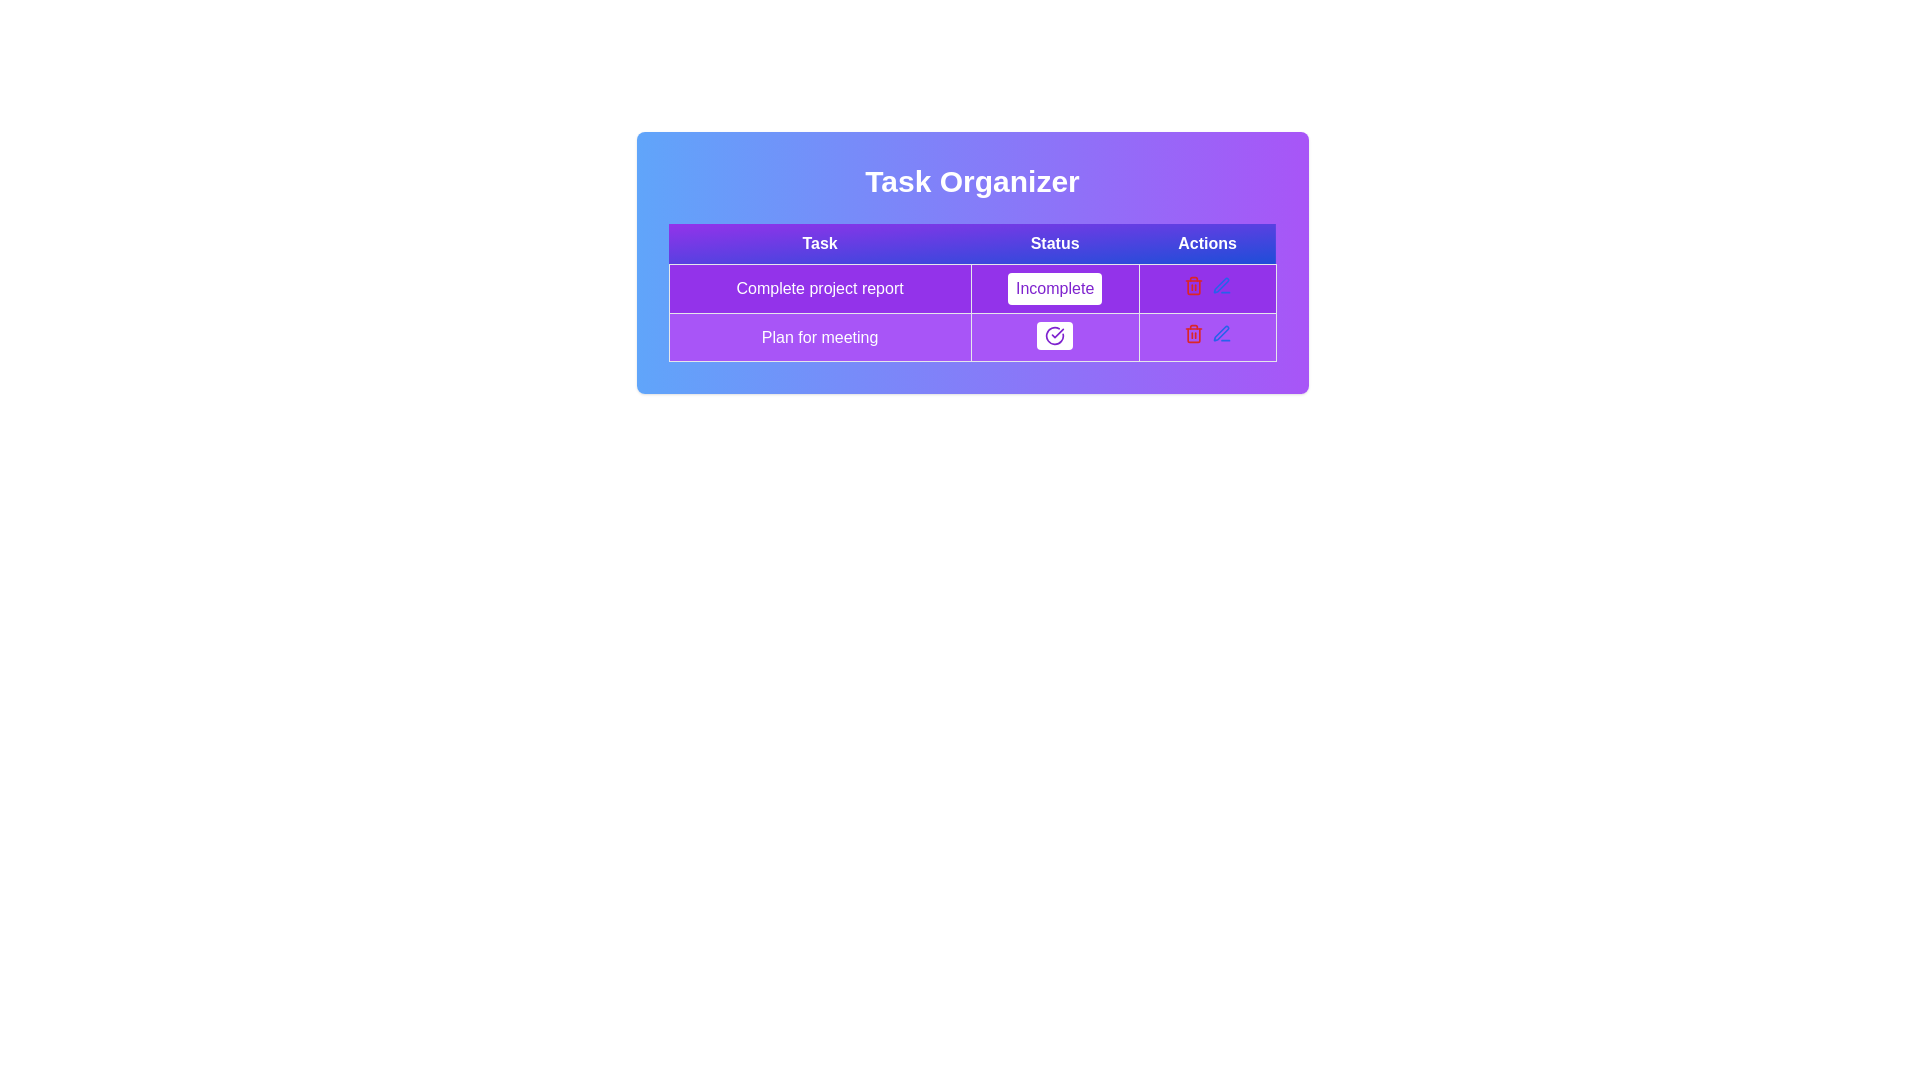  I want to click on the purple circular icon with a checkmark within it, located in the second row under the 'Status' column for the task 'Plan for meeting', to mark the task as complete or confirmed, so click(1054, 334).